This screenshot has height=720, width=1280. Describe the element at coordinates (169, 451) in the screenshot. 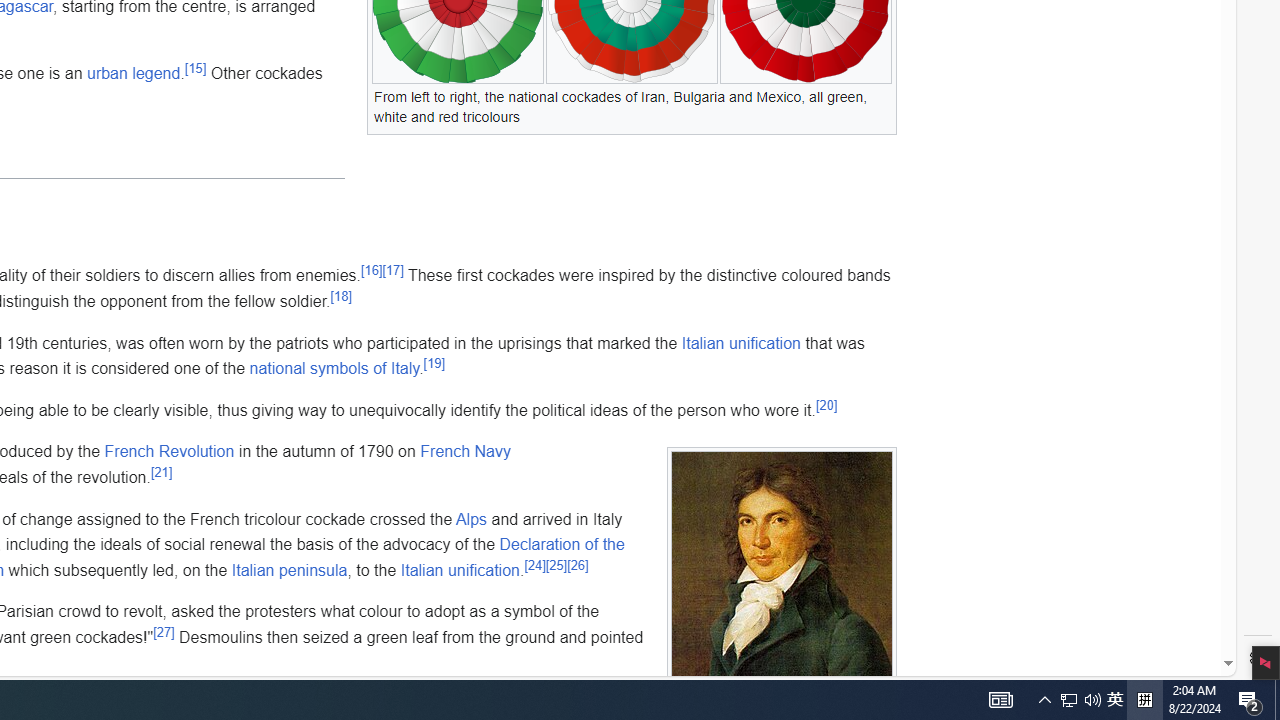

I see `'French Revolution'` at that location.